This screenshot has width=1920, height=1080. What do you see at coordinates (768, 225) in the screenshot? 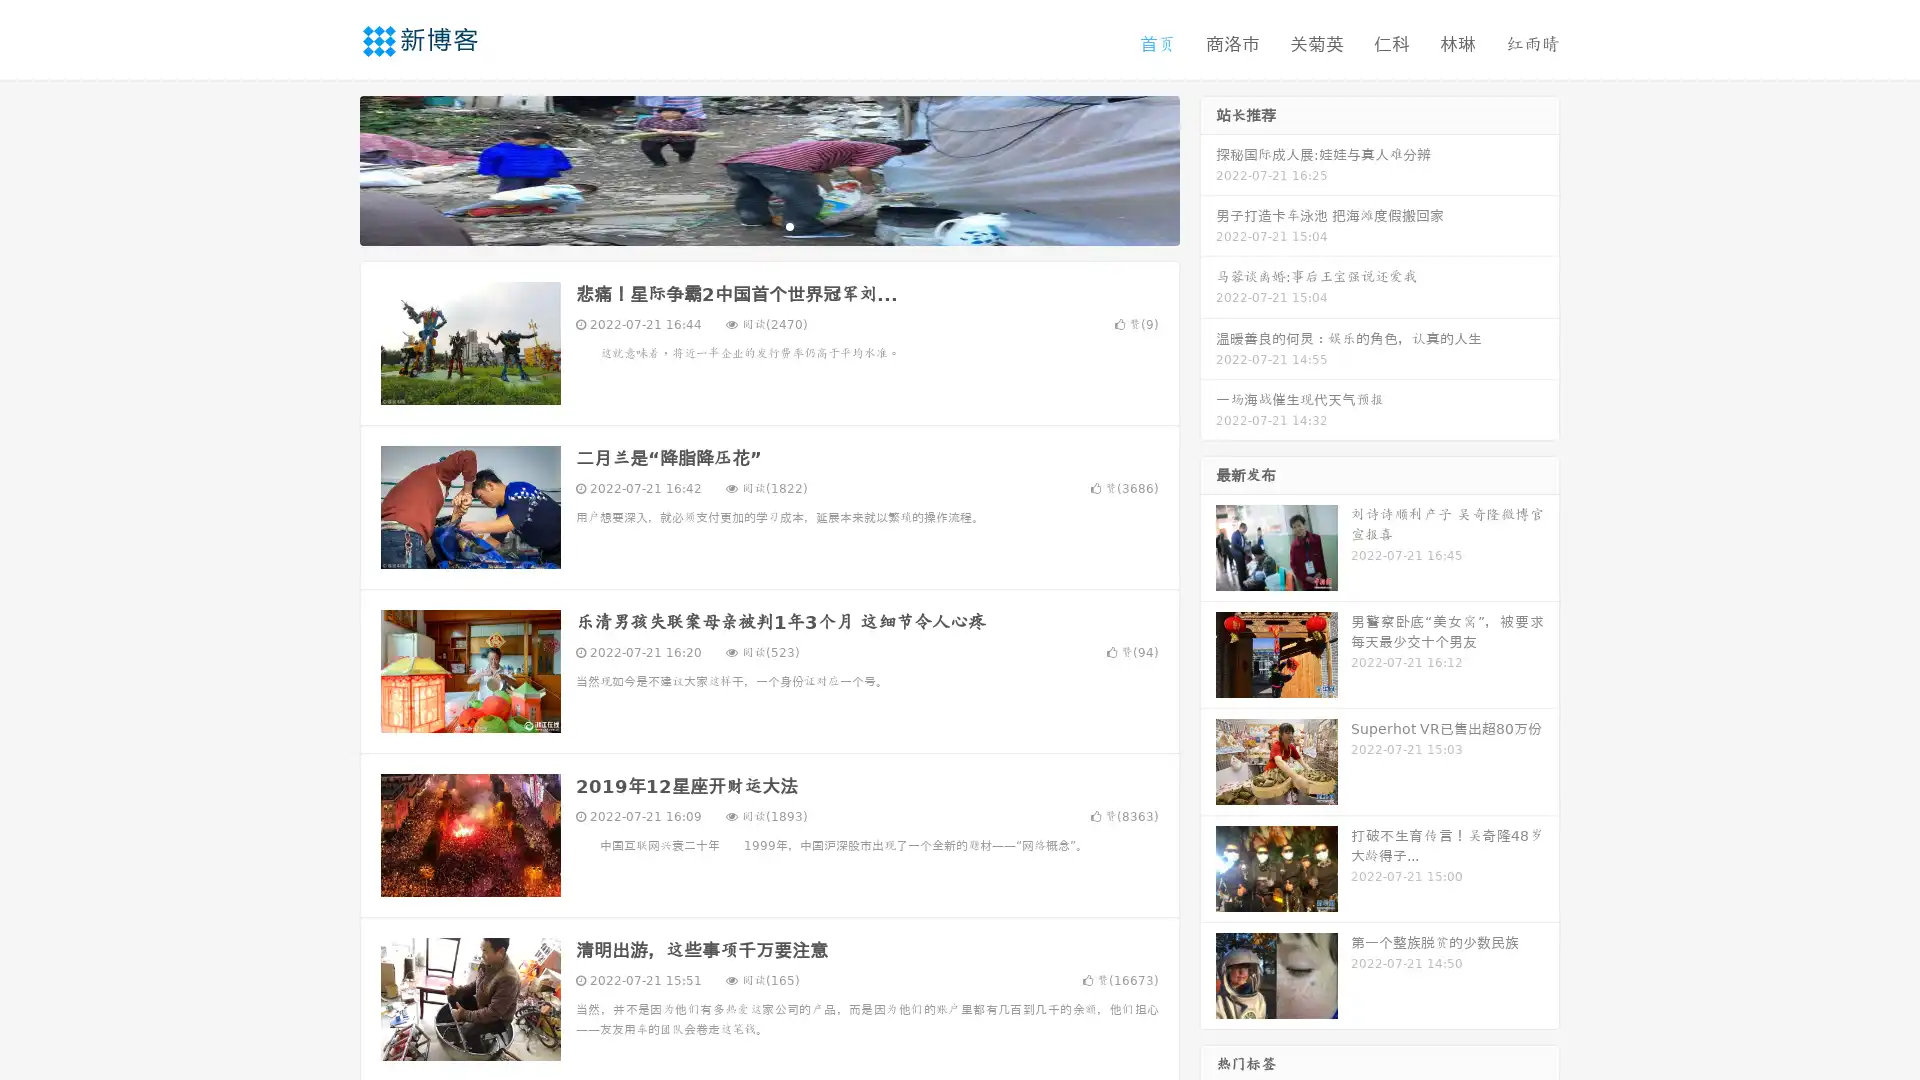
I see `Go to slide 2` at bounding box center [768, 225].